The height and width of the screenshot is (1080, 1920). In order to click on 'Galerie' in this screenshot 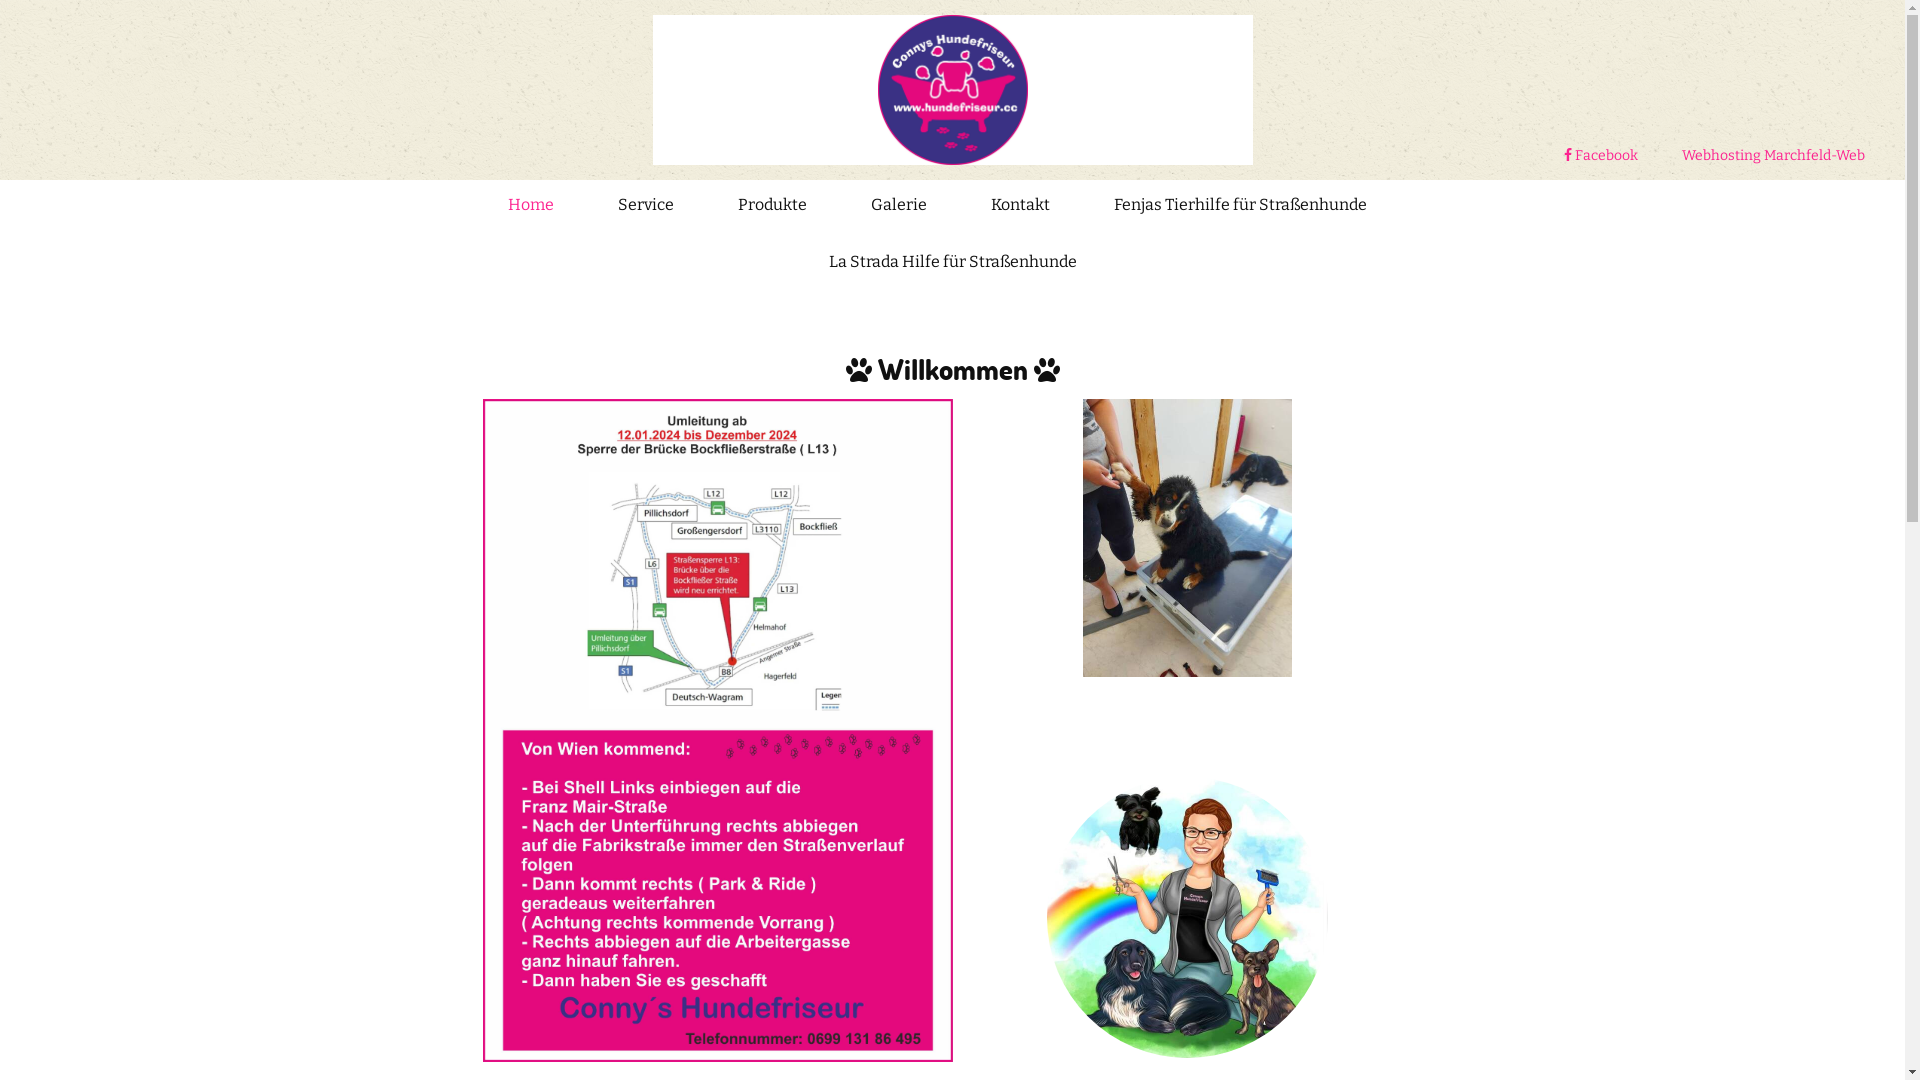, I will do `click(870, 208)`.